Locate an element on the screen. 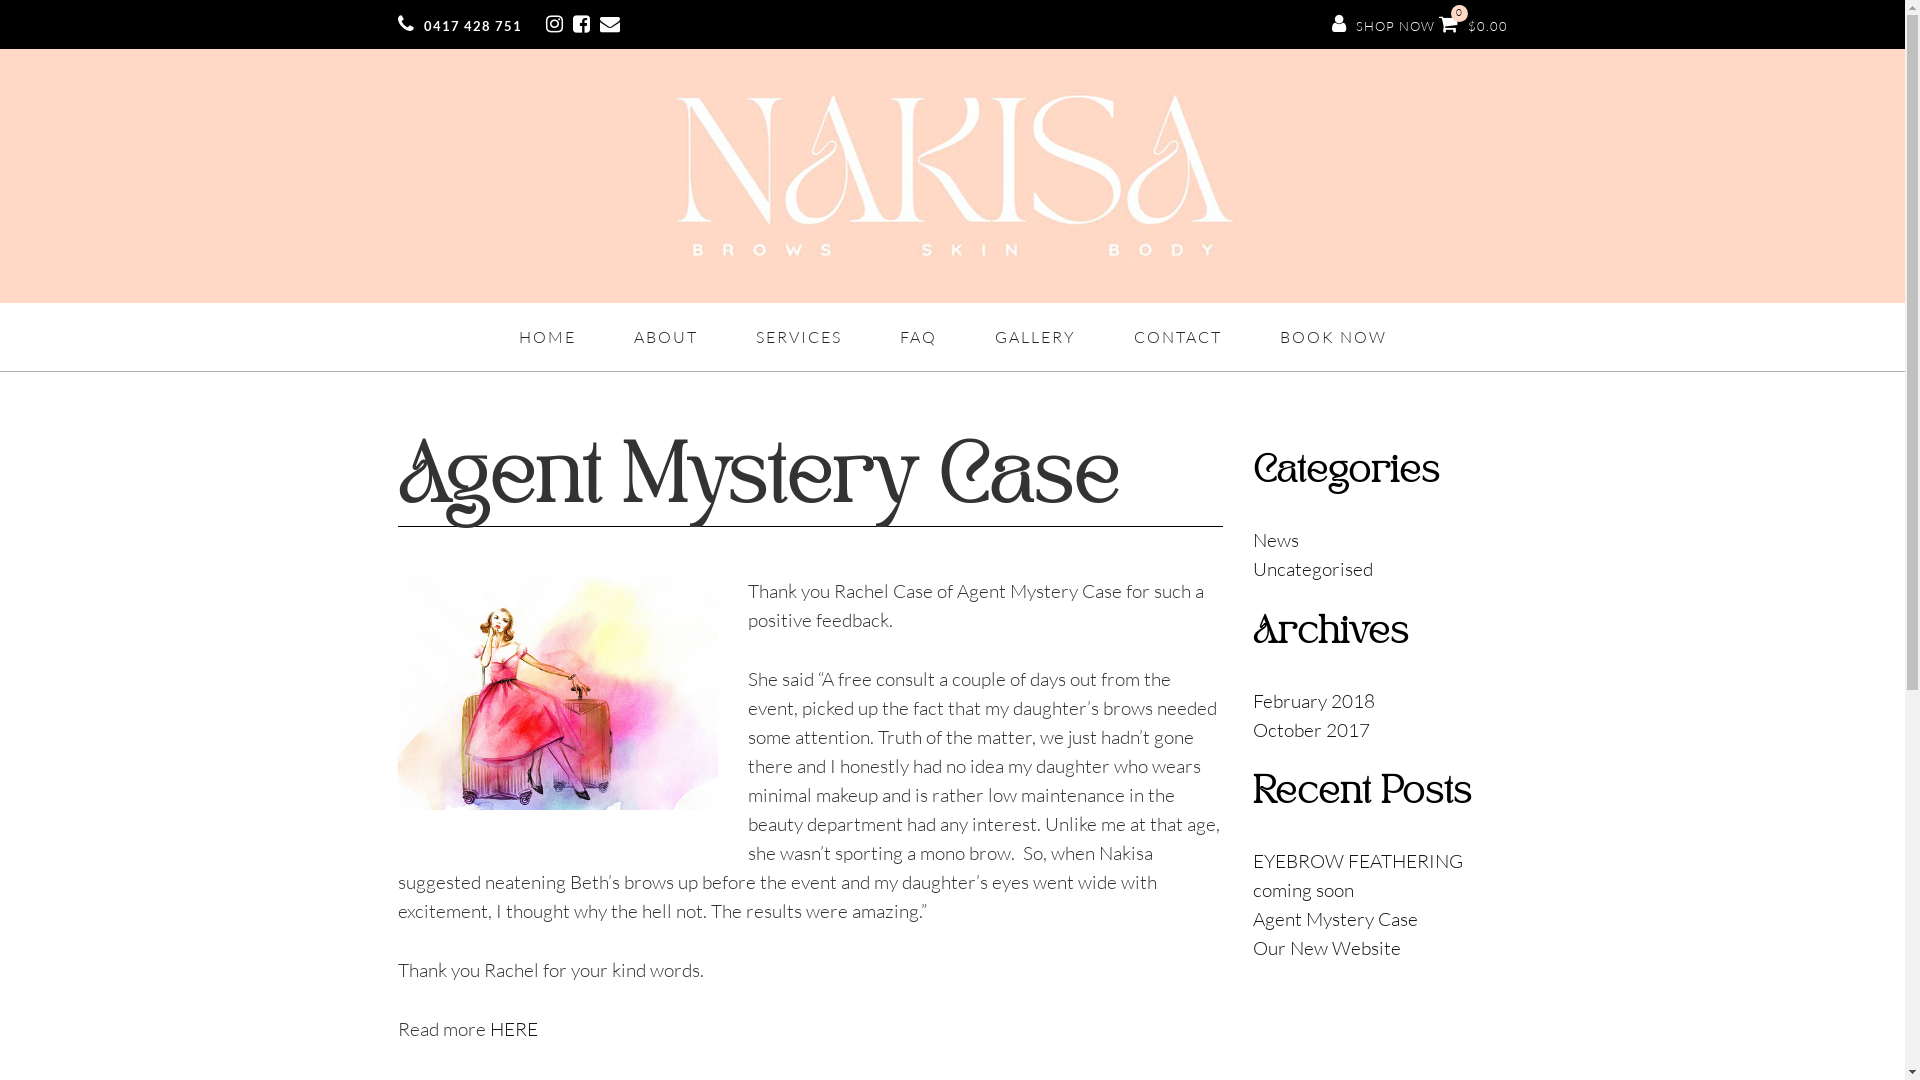 The image size is (1920, 1080). 'EYEBROW FEATHERING coming soon' is located at coordinates (1251, 874).